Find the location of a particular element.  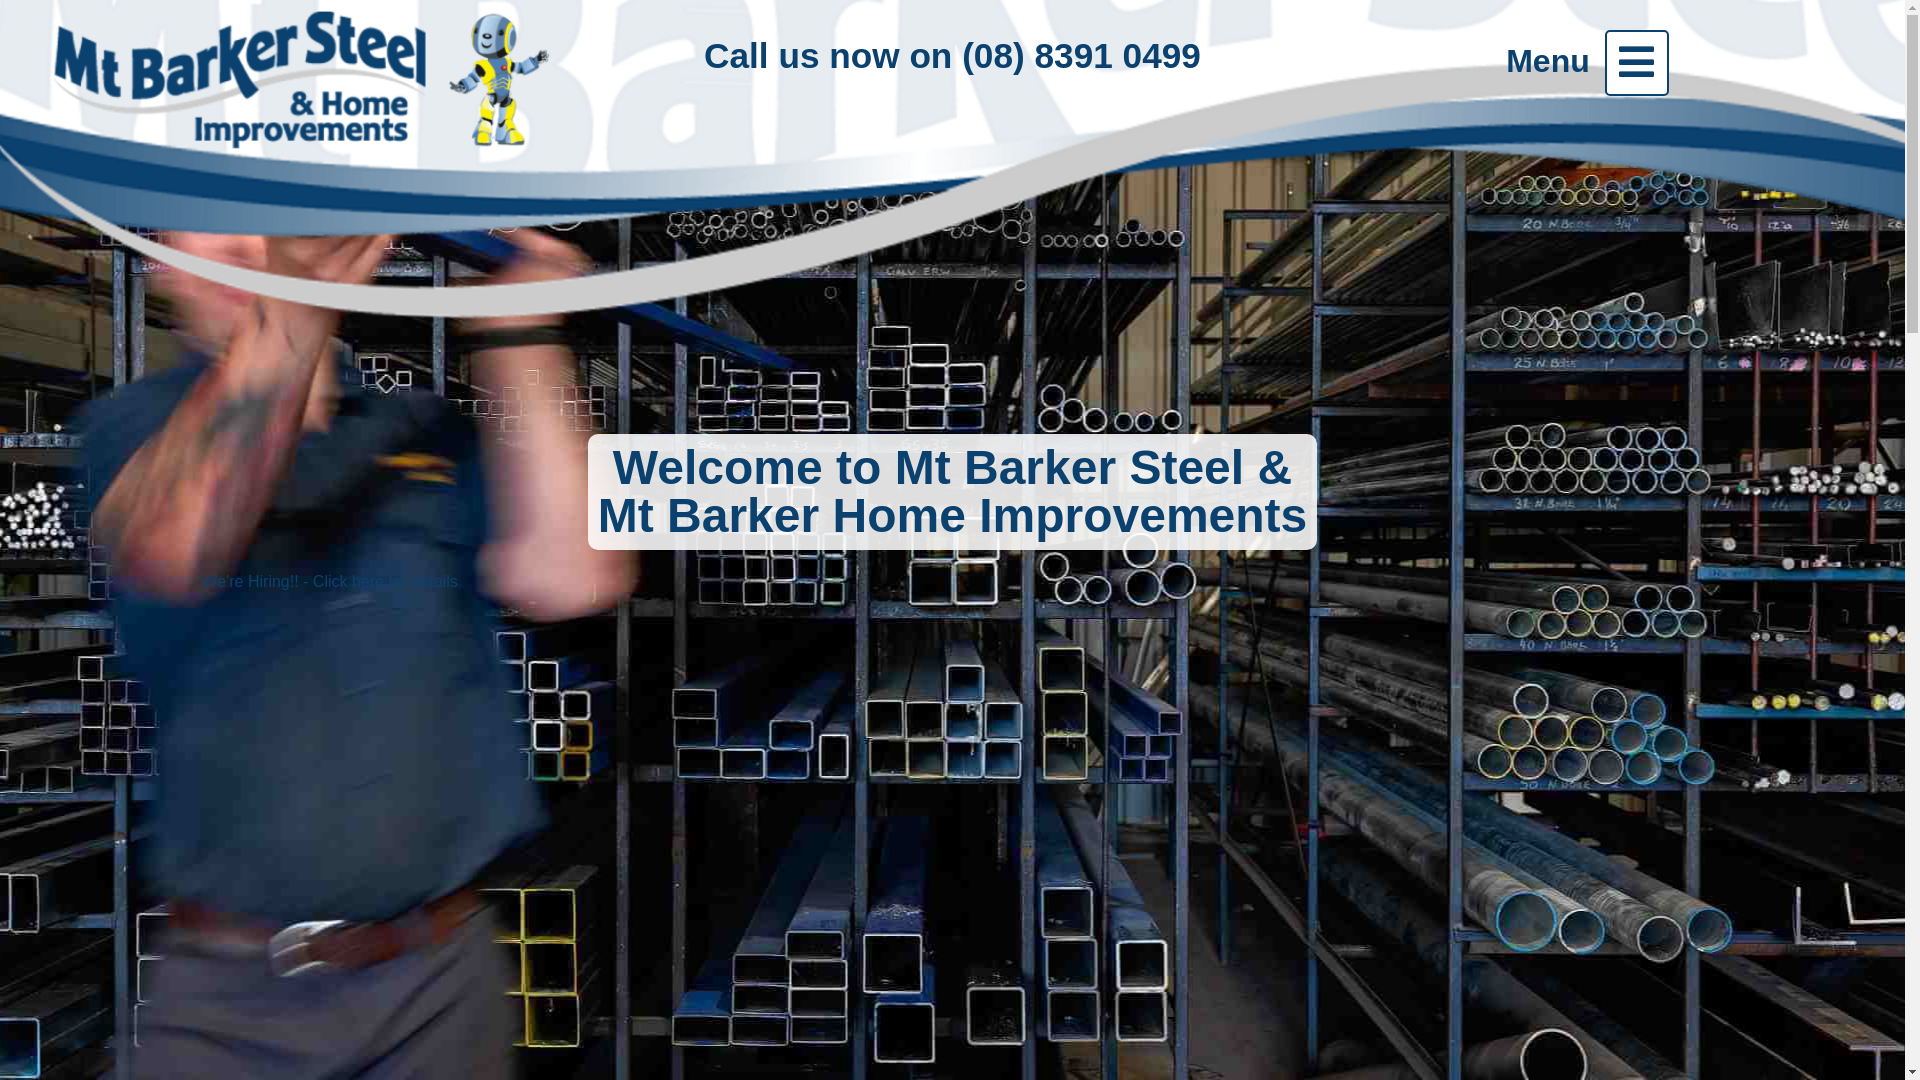

'(08) 8391 0499' is located at coordinates (1080, 54).